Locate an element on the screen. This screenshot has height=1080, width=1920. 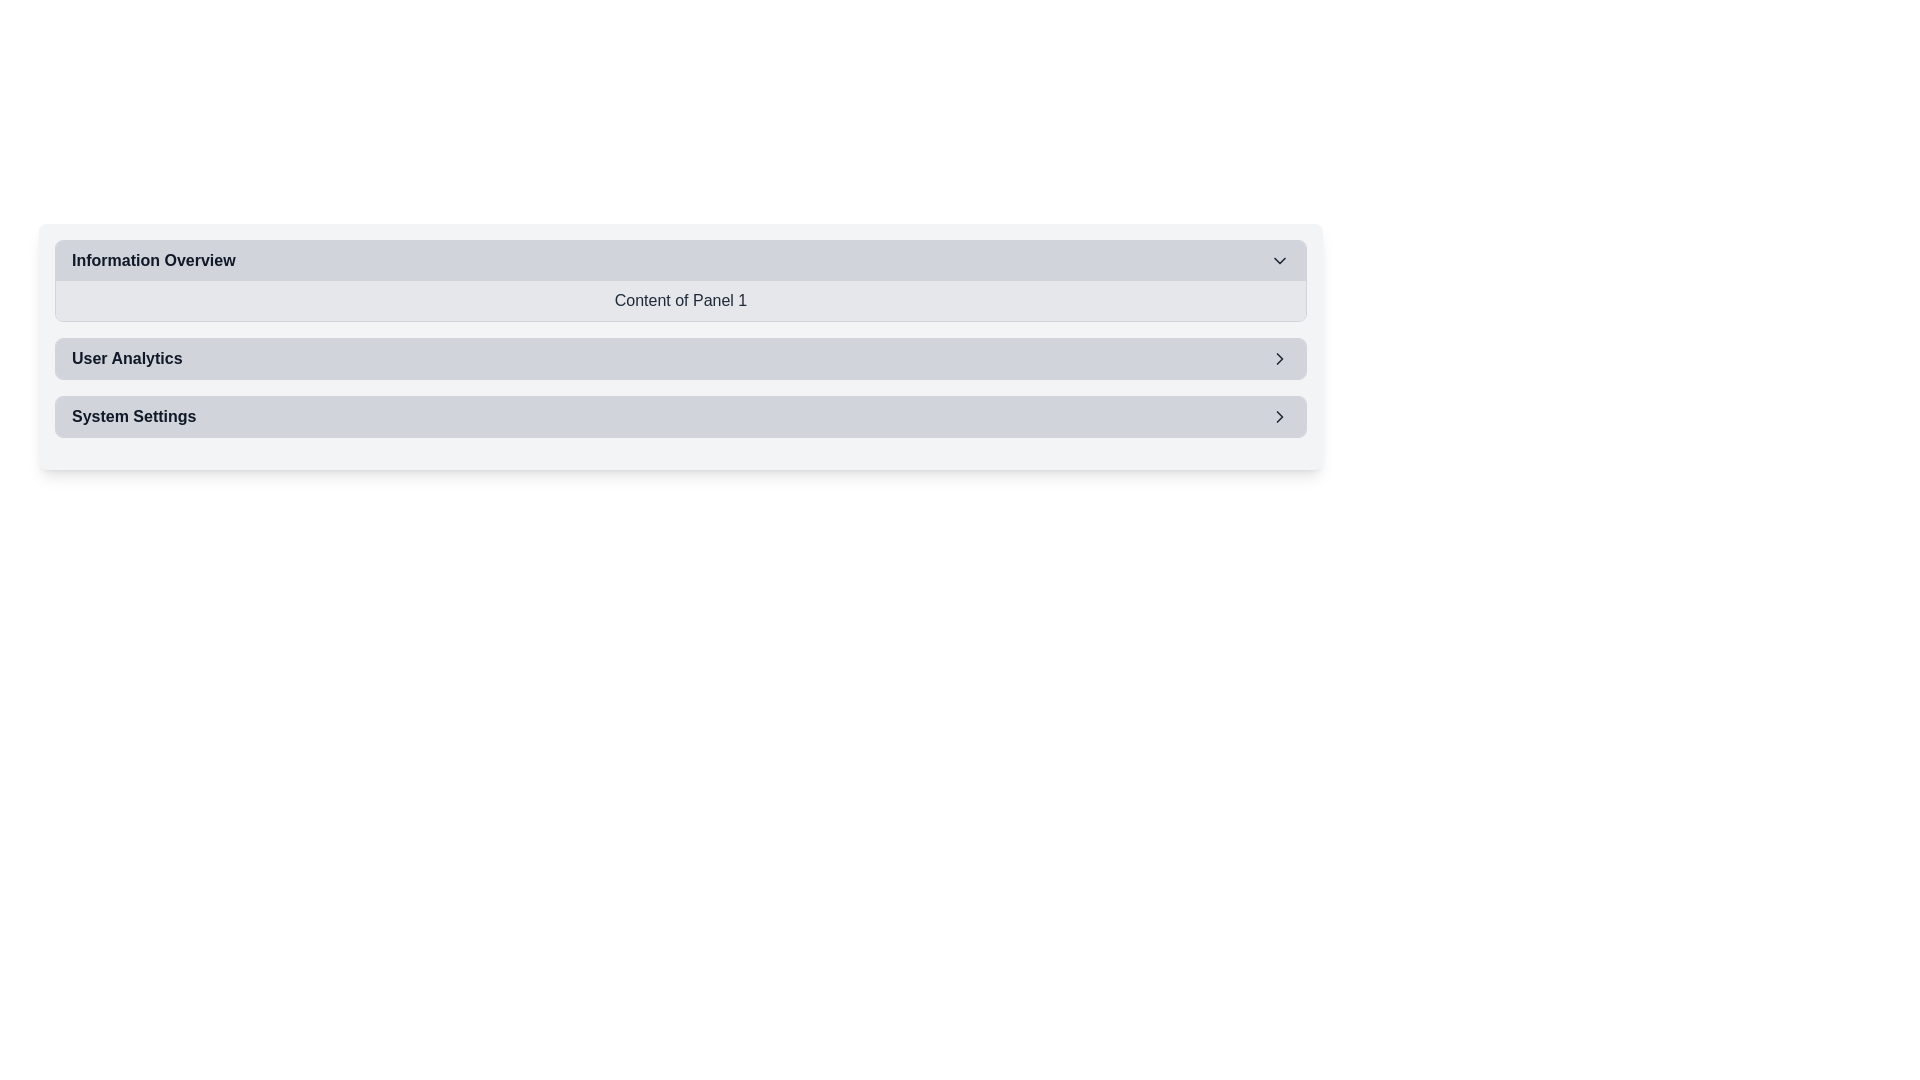
content displayed in the Text Display Block located under the 'Information Overview' header, which provides information related to 'Panel 1' is located at coordinates (681, 300).